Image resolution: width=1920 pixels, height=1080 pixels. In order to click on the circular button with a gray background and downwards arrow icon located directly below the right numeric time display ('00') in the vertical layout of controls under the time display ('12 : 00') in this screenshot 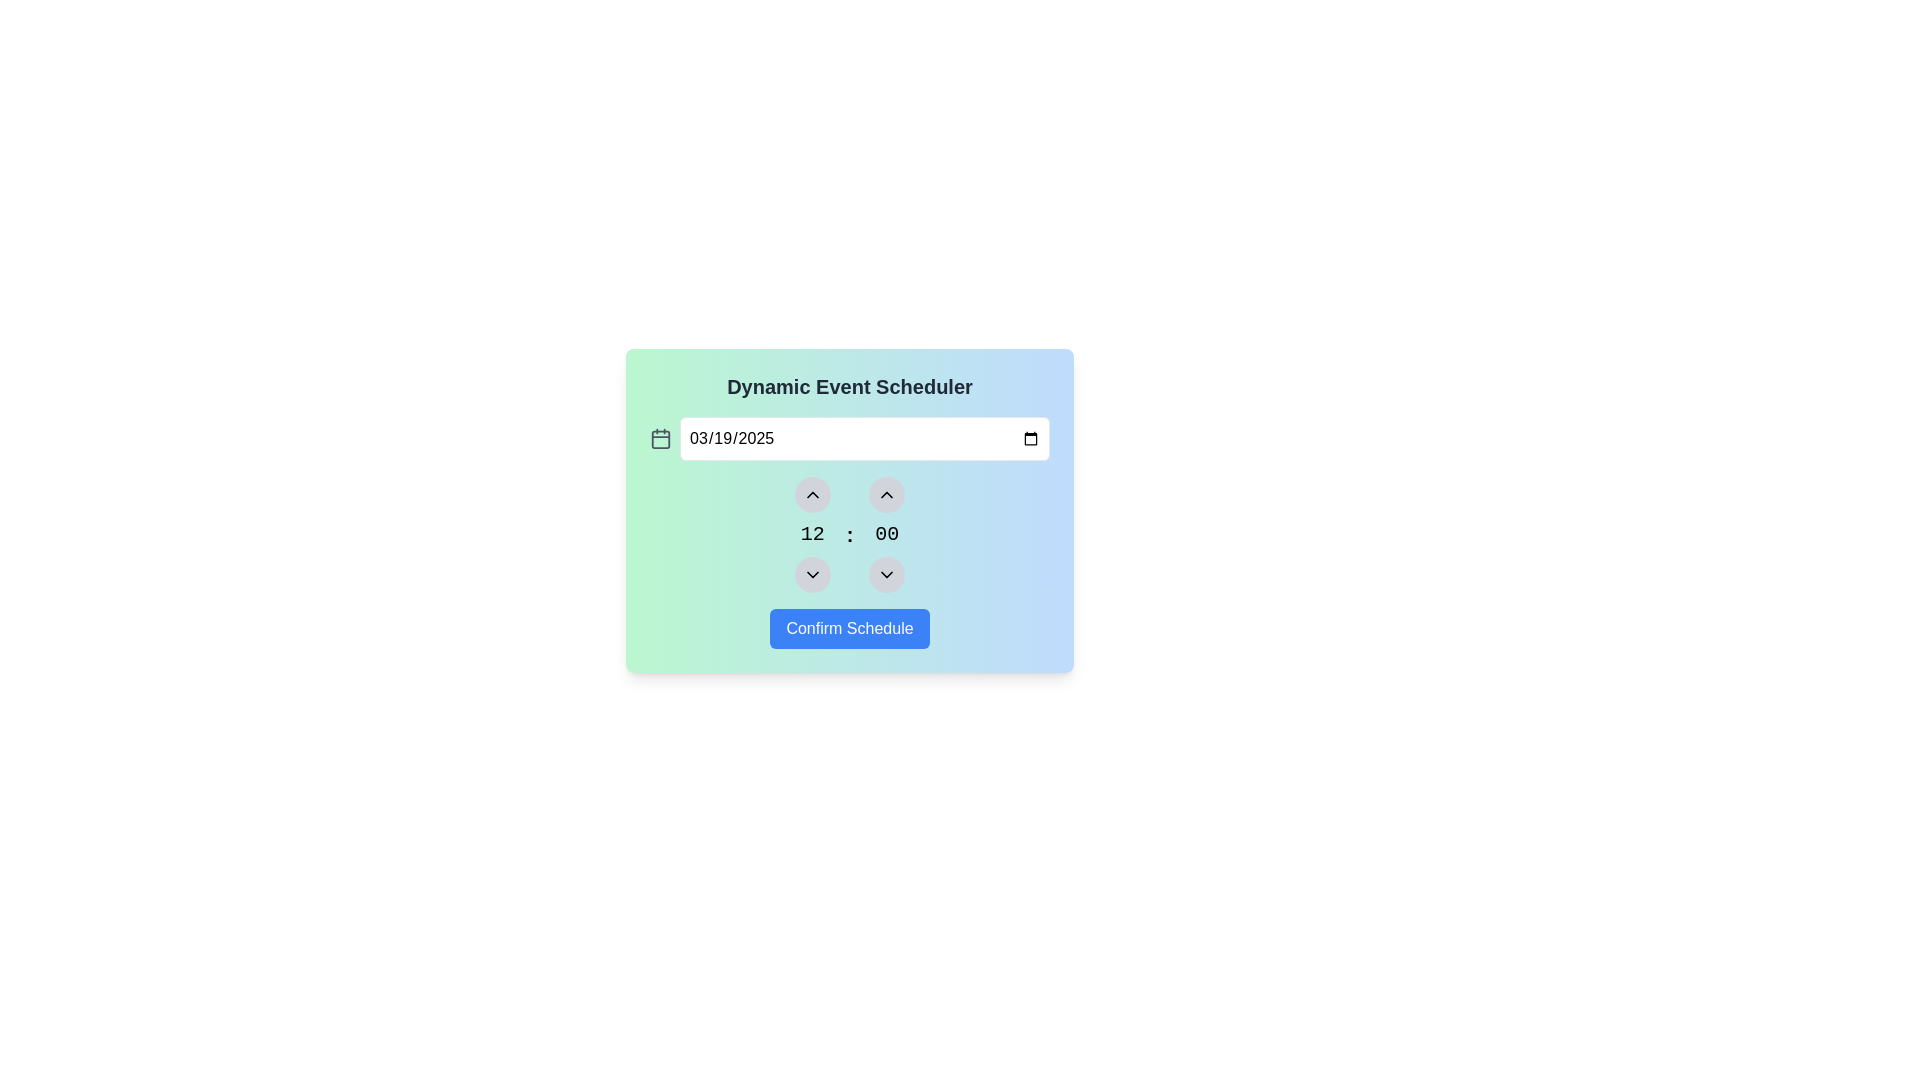, I will do `click(886, 574)`.